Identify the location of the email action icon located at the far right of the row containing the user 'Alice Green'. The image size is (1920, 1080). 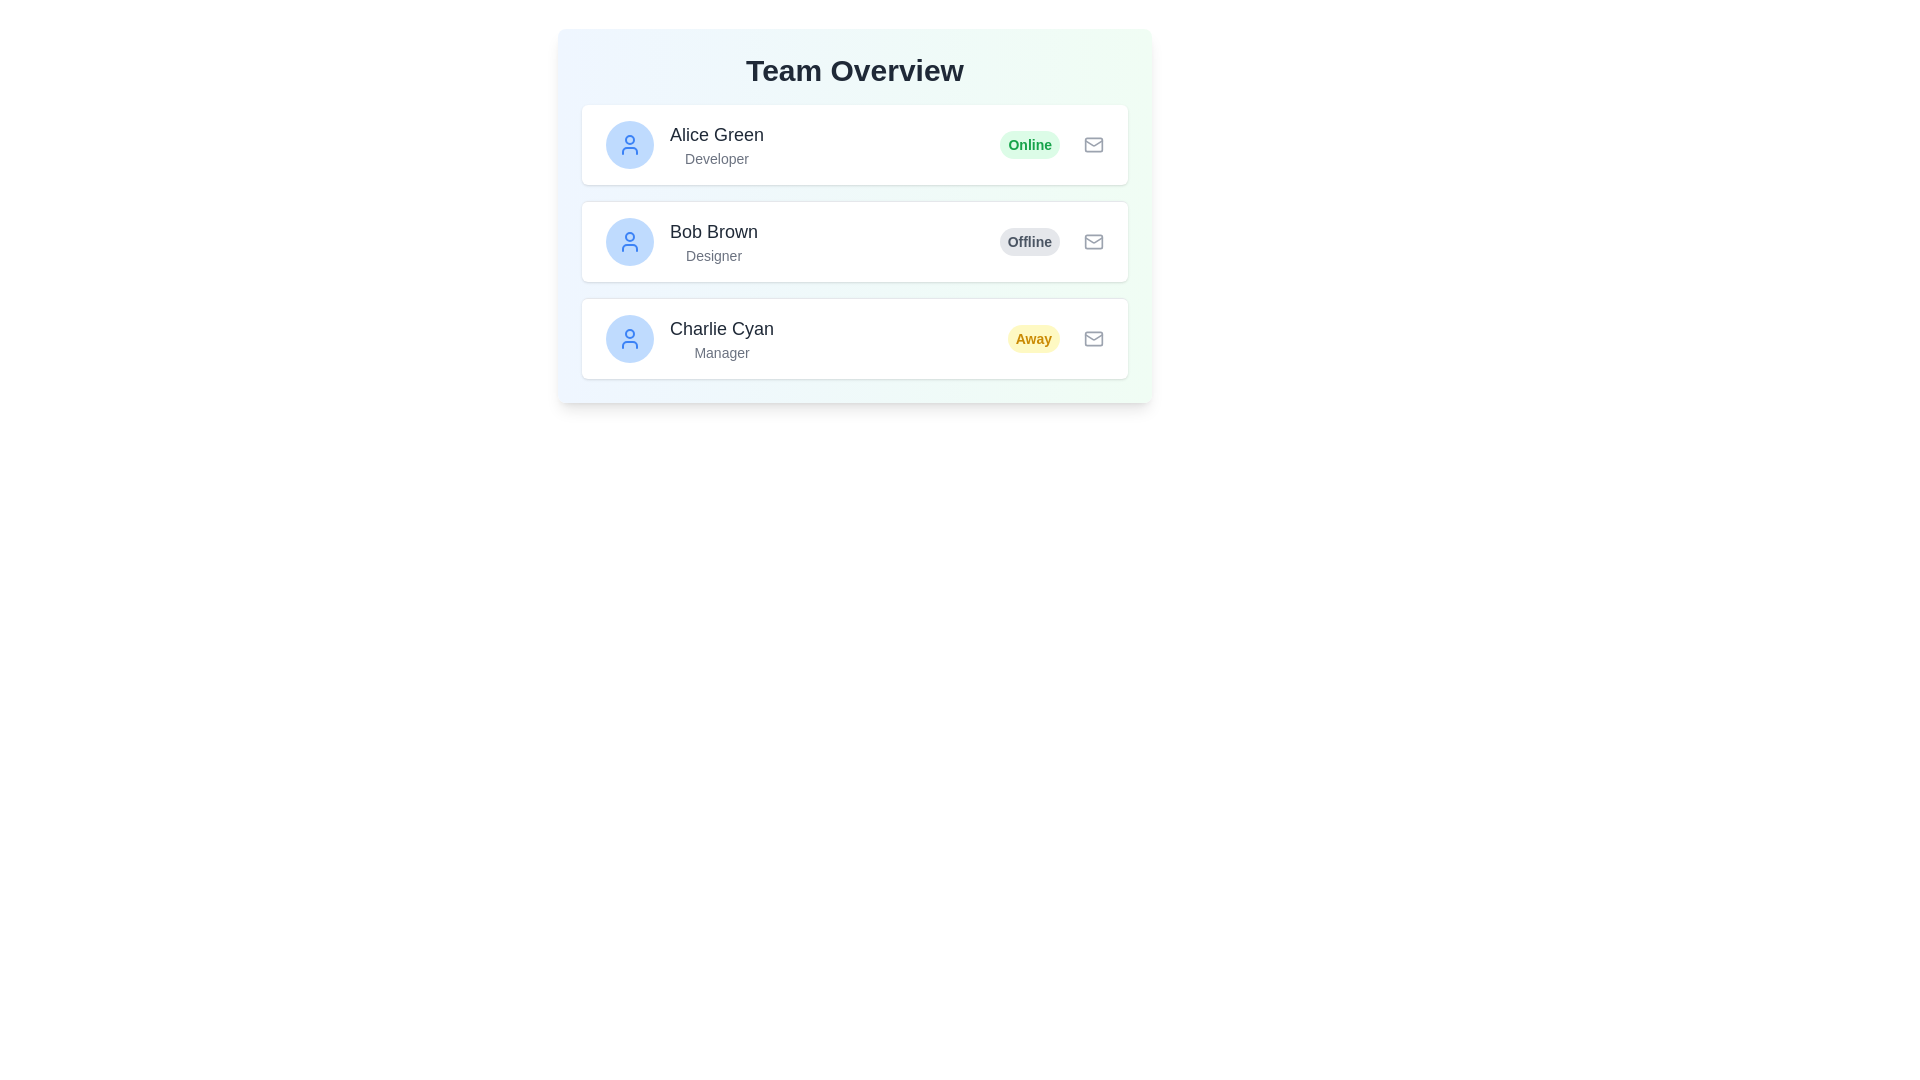
(1093, 144).